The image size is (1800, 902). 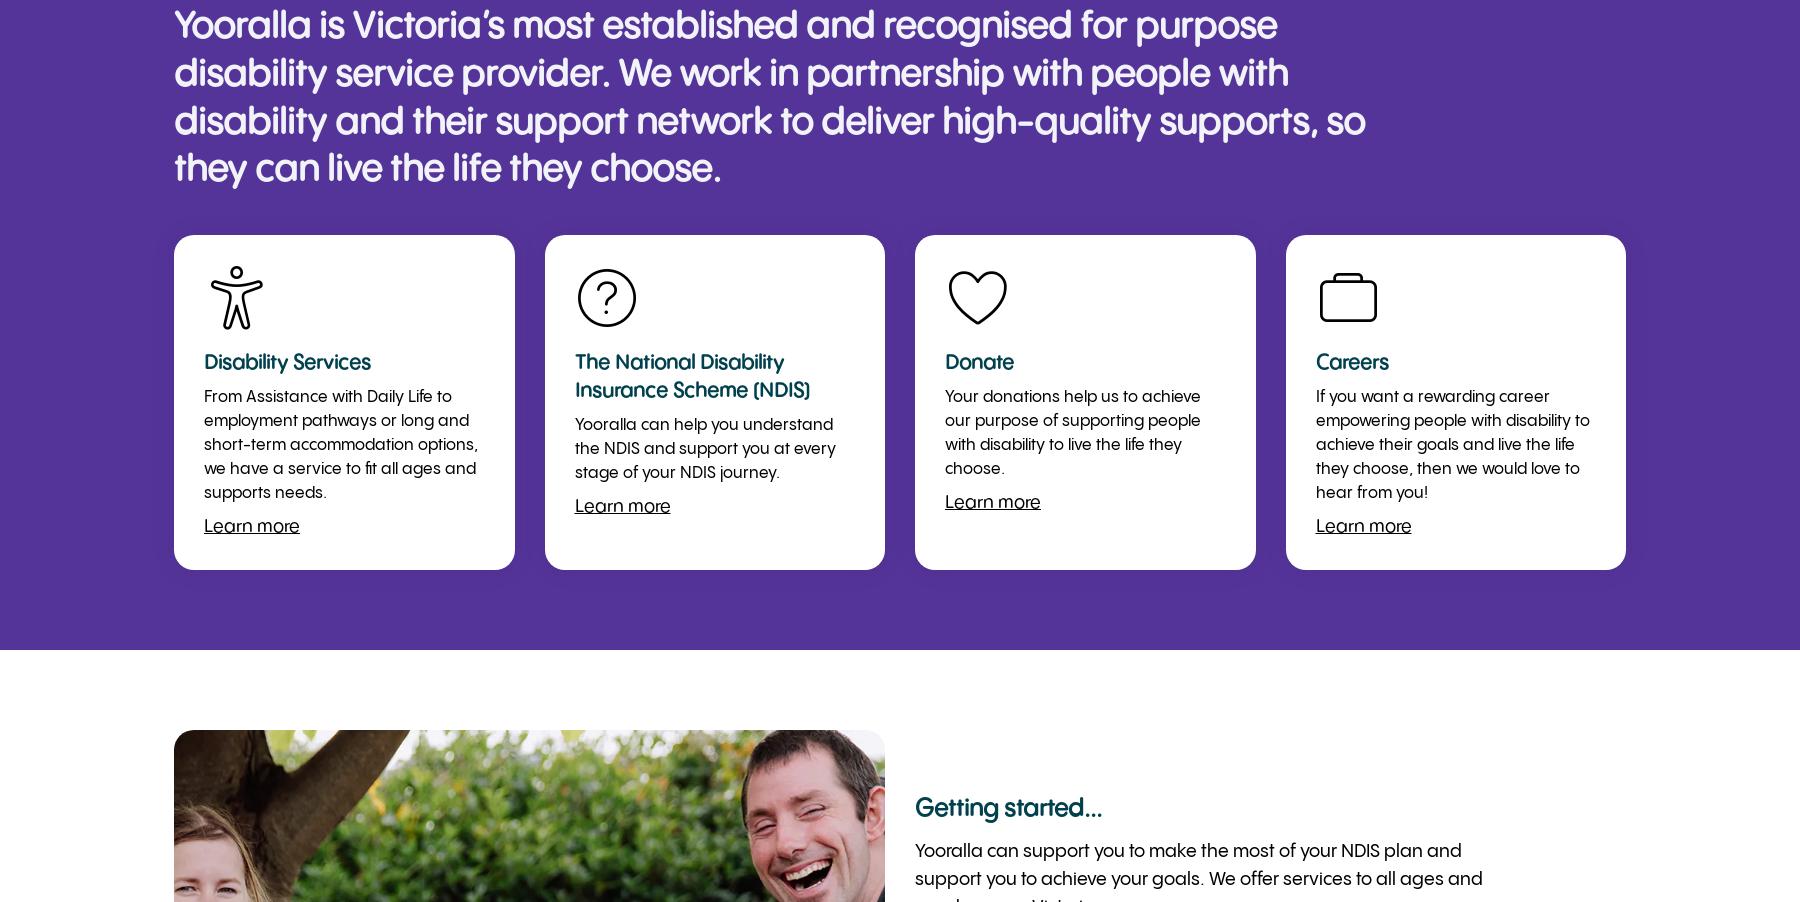 I want to click on 'help', so click(x=606, y=297).